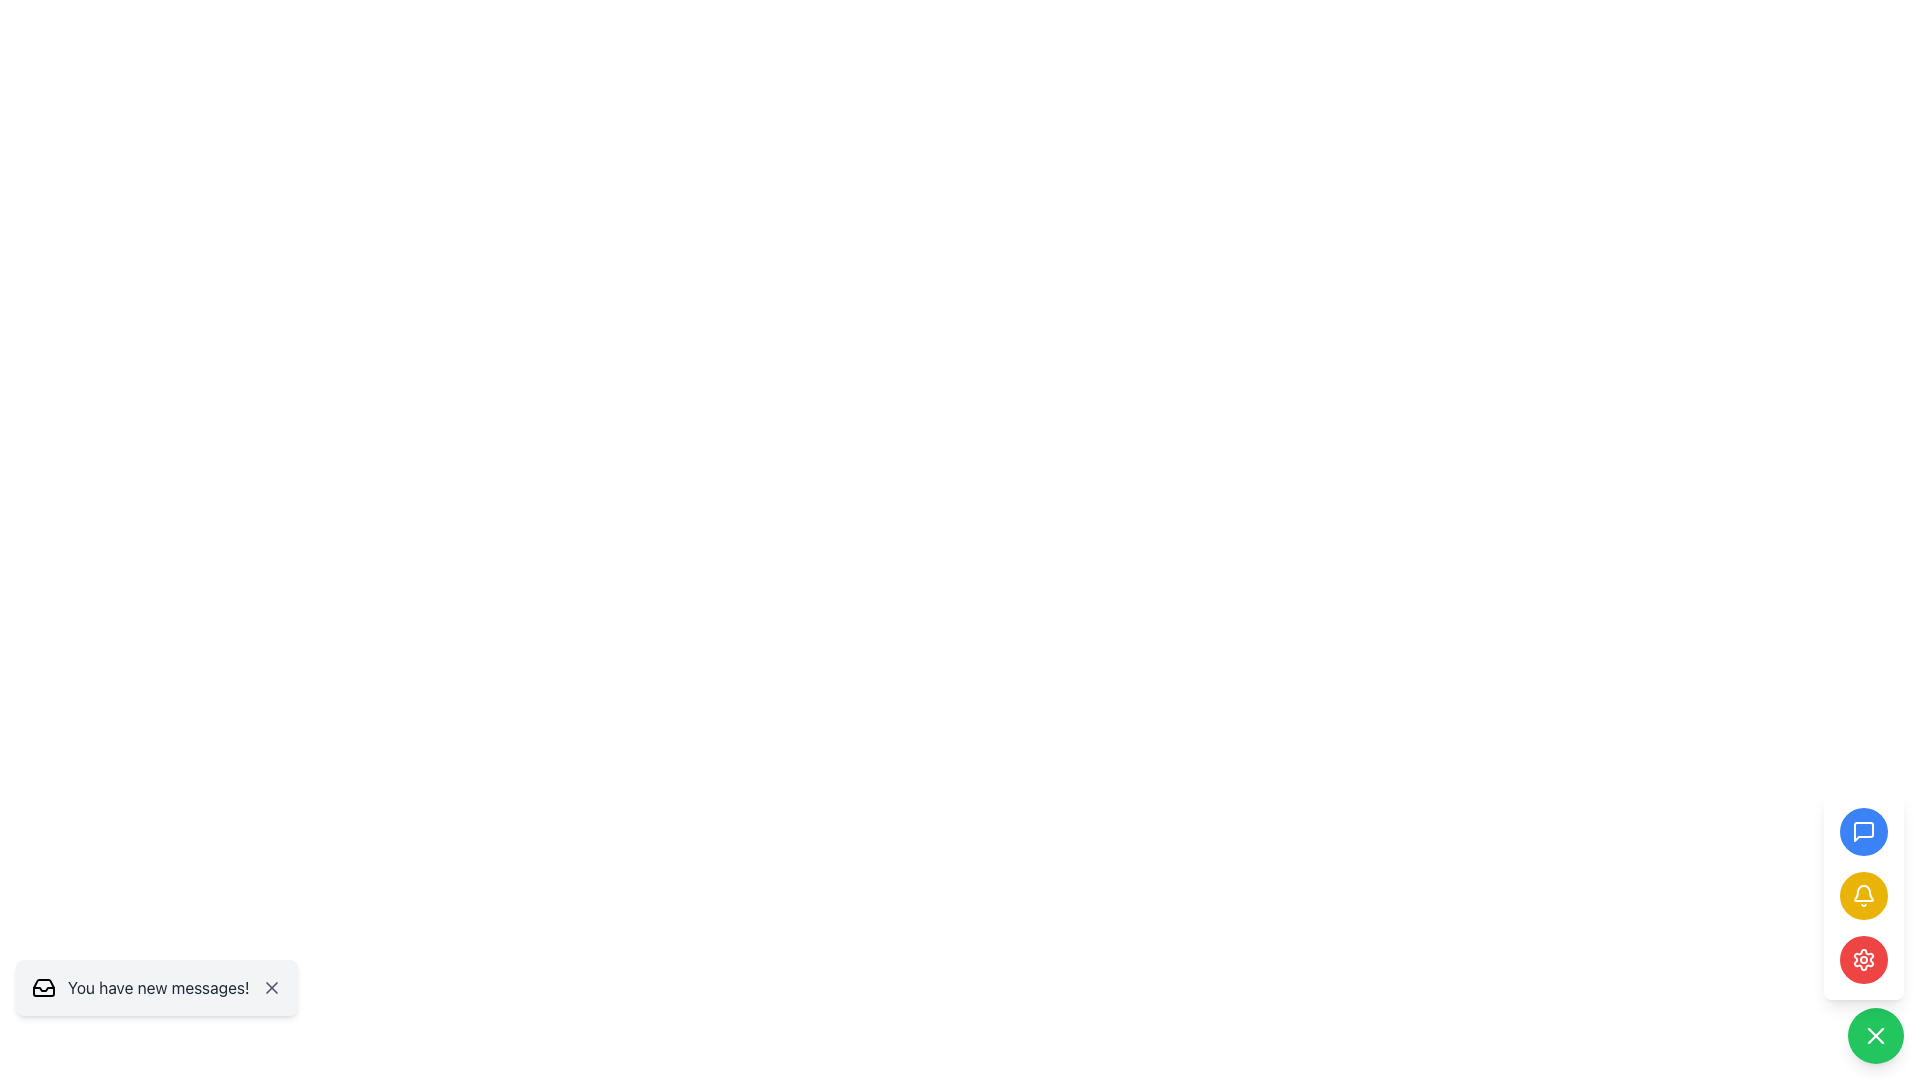 This screenshot has width=1920, height=1080. I want to click on the topmost speech bubble icon button in the vertical toolbar on the right side of the interface, so click(1862, 832).